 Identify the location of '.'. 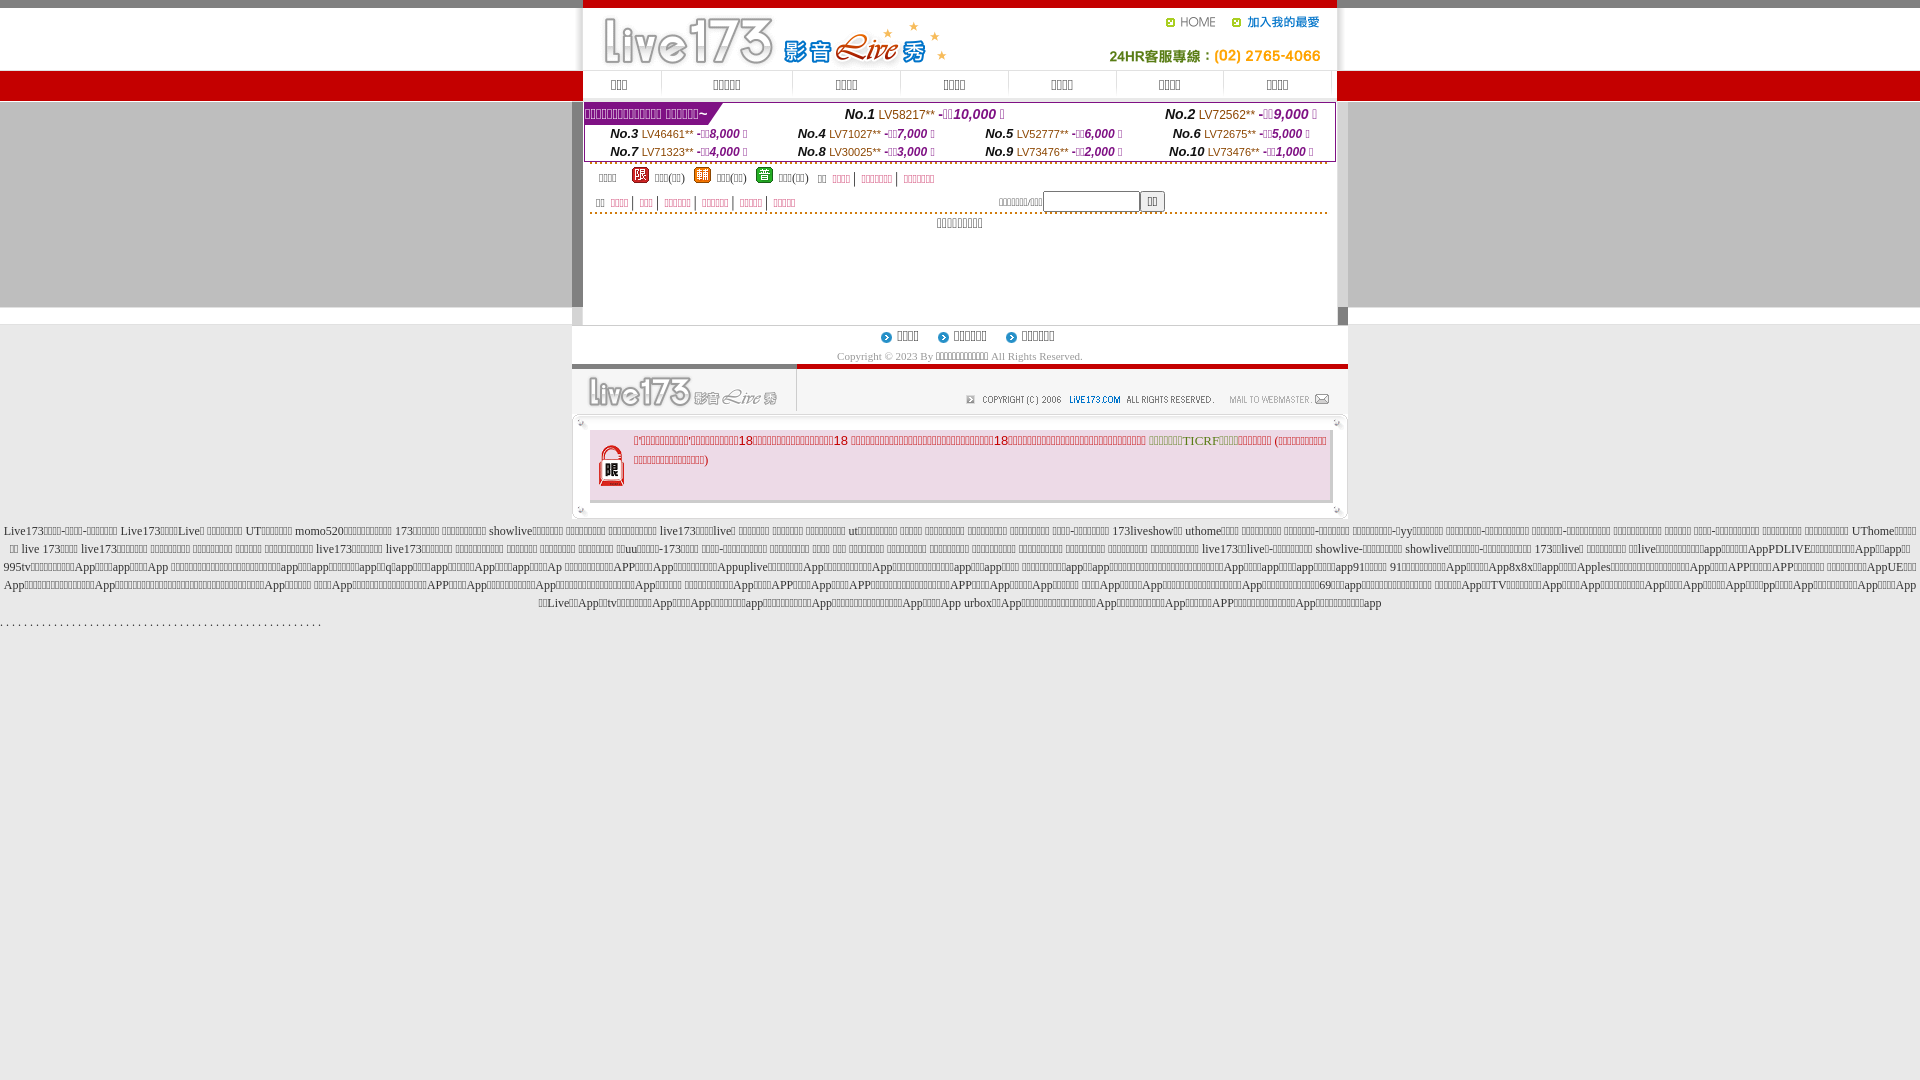
(107, 620).